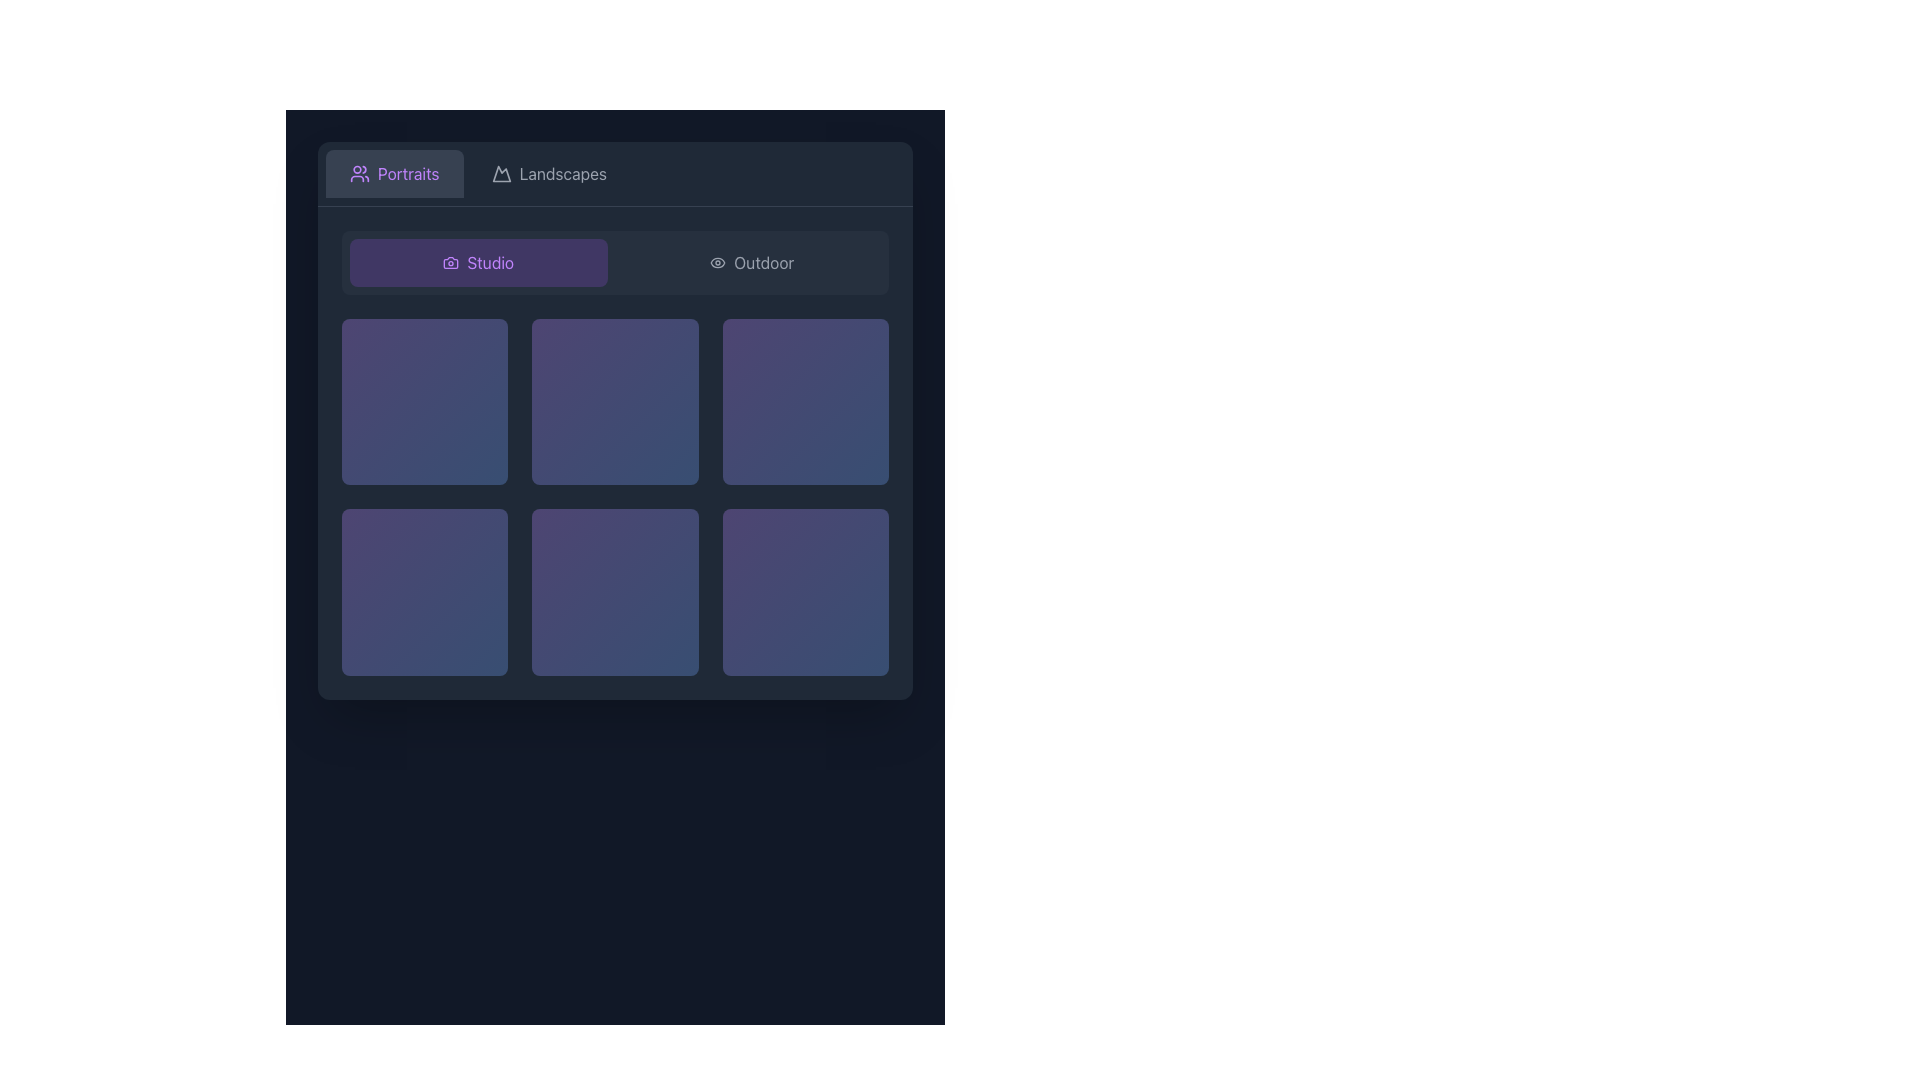 This screenshot has height=1080, width=1920. Describe the element at coordinates (424, 402) in the screenshot. I see `the top-left card in the grid layout representing 'Portraits'` at that location.